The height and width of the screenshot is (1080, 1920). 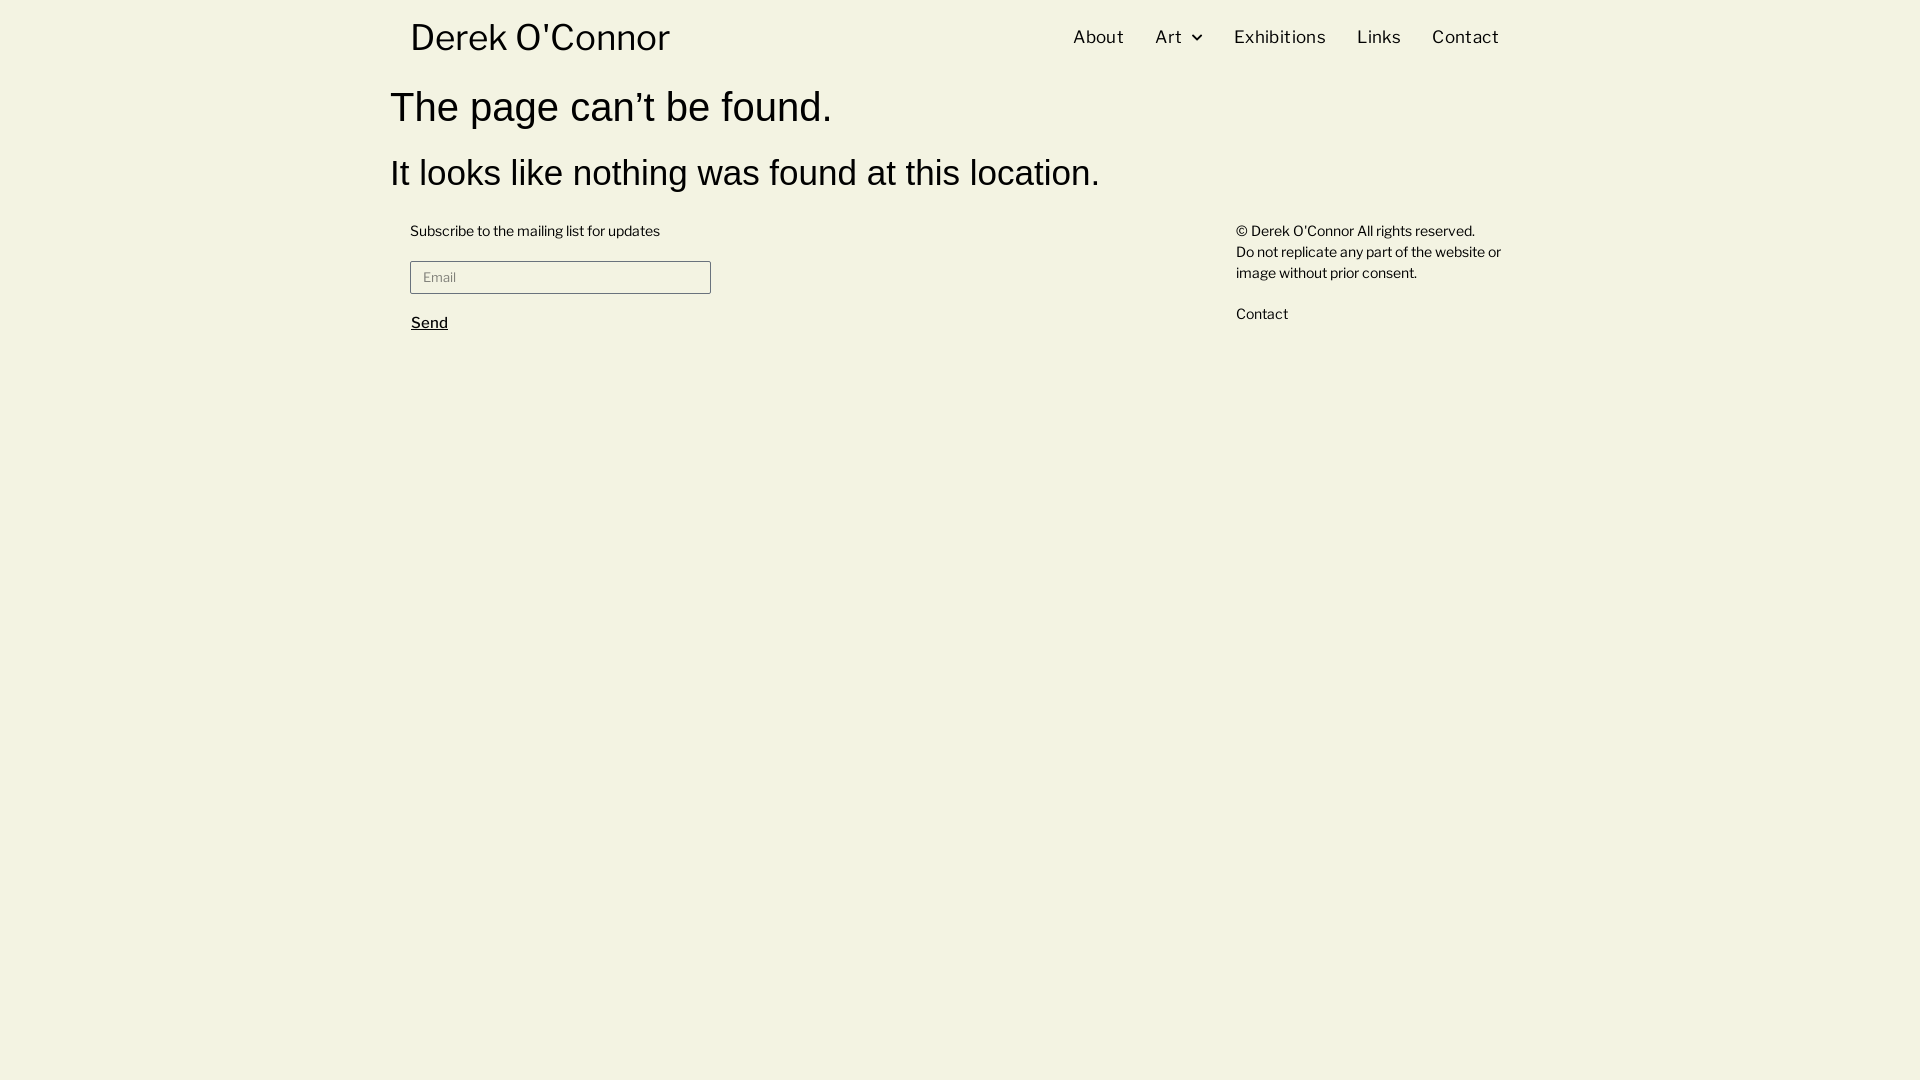 I want to click on 'Derek O'Connor', so click(x=539, y=37).